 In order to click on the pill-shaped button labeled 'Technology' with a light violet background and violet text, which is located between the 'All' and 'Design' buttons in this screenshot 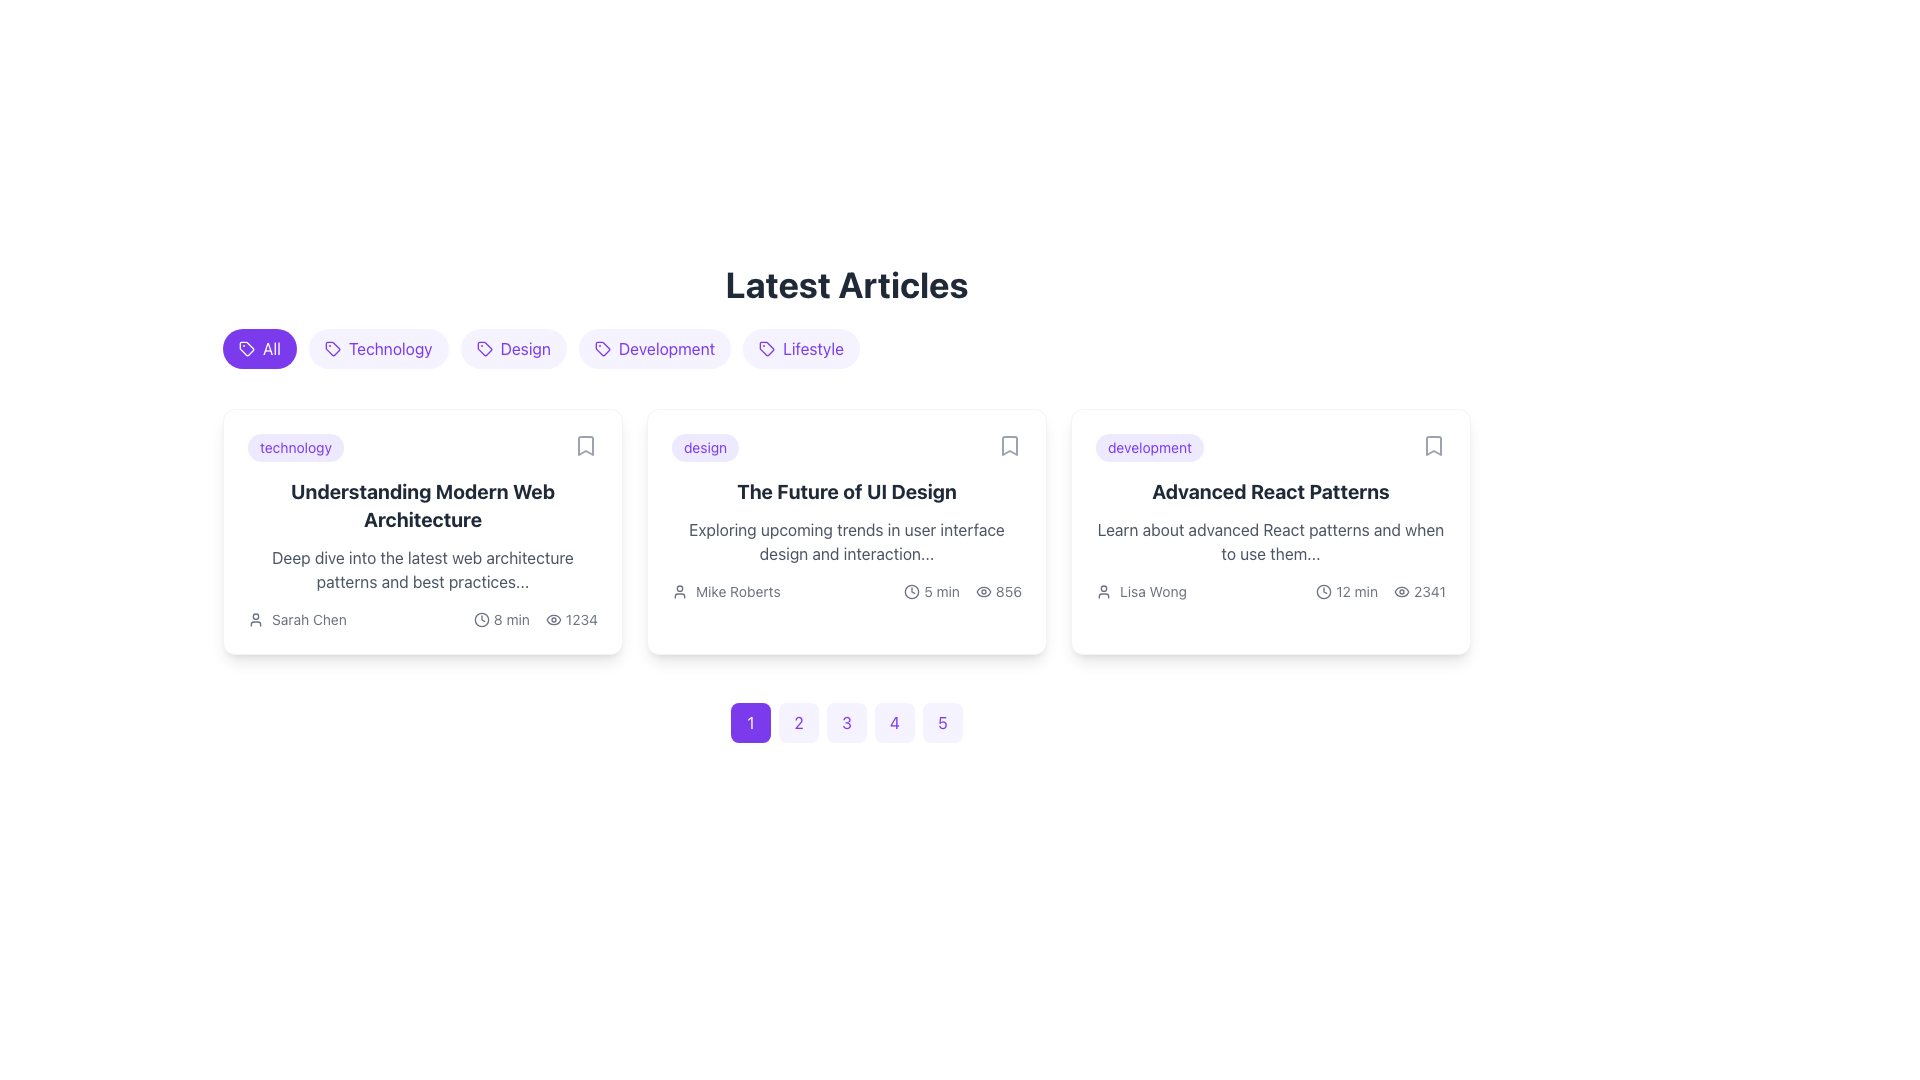, I will do `click(378, 347)`.